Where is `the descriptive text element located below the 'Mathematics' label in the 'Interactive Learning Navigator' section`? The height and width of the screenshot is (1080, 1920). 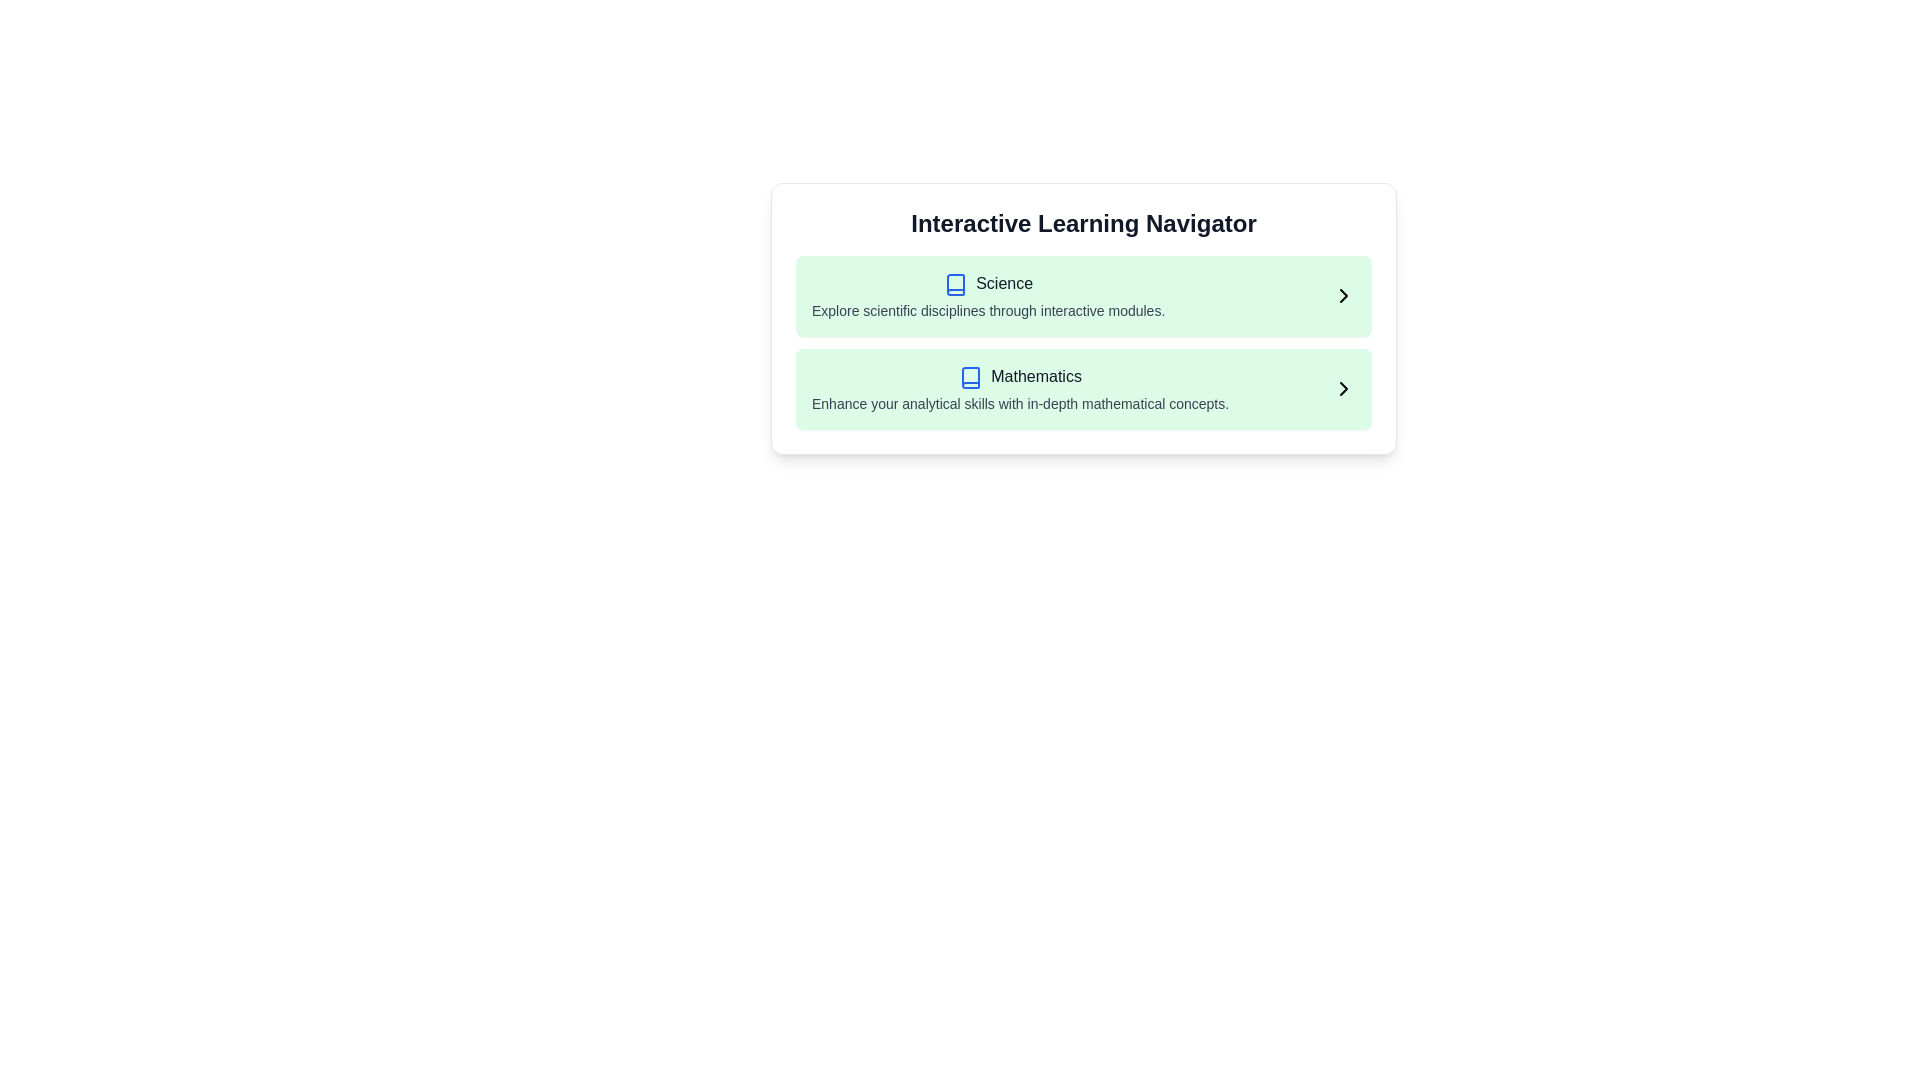 the descriptive text element located below the 'Mathematics' label in the 'Interactive Learning Navigator' section is located at coordinates (1020, 403).